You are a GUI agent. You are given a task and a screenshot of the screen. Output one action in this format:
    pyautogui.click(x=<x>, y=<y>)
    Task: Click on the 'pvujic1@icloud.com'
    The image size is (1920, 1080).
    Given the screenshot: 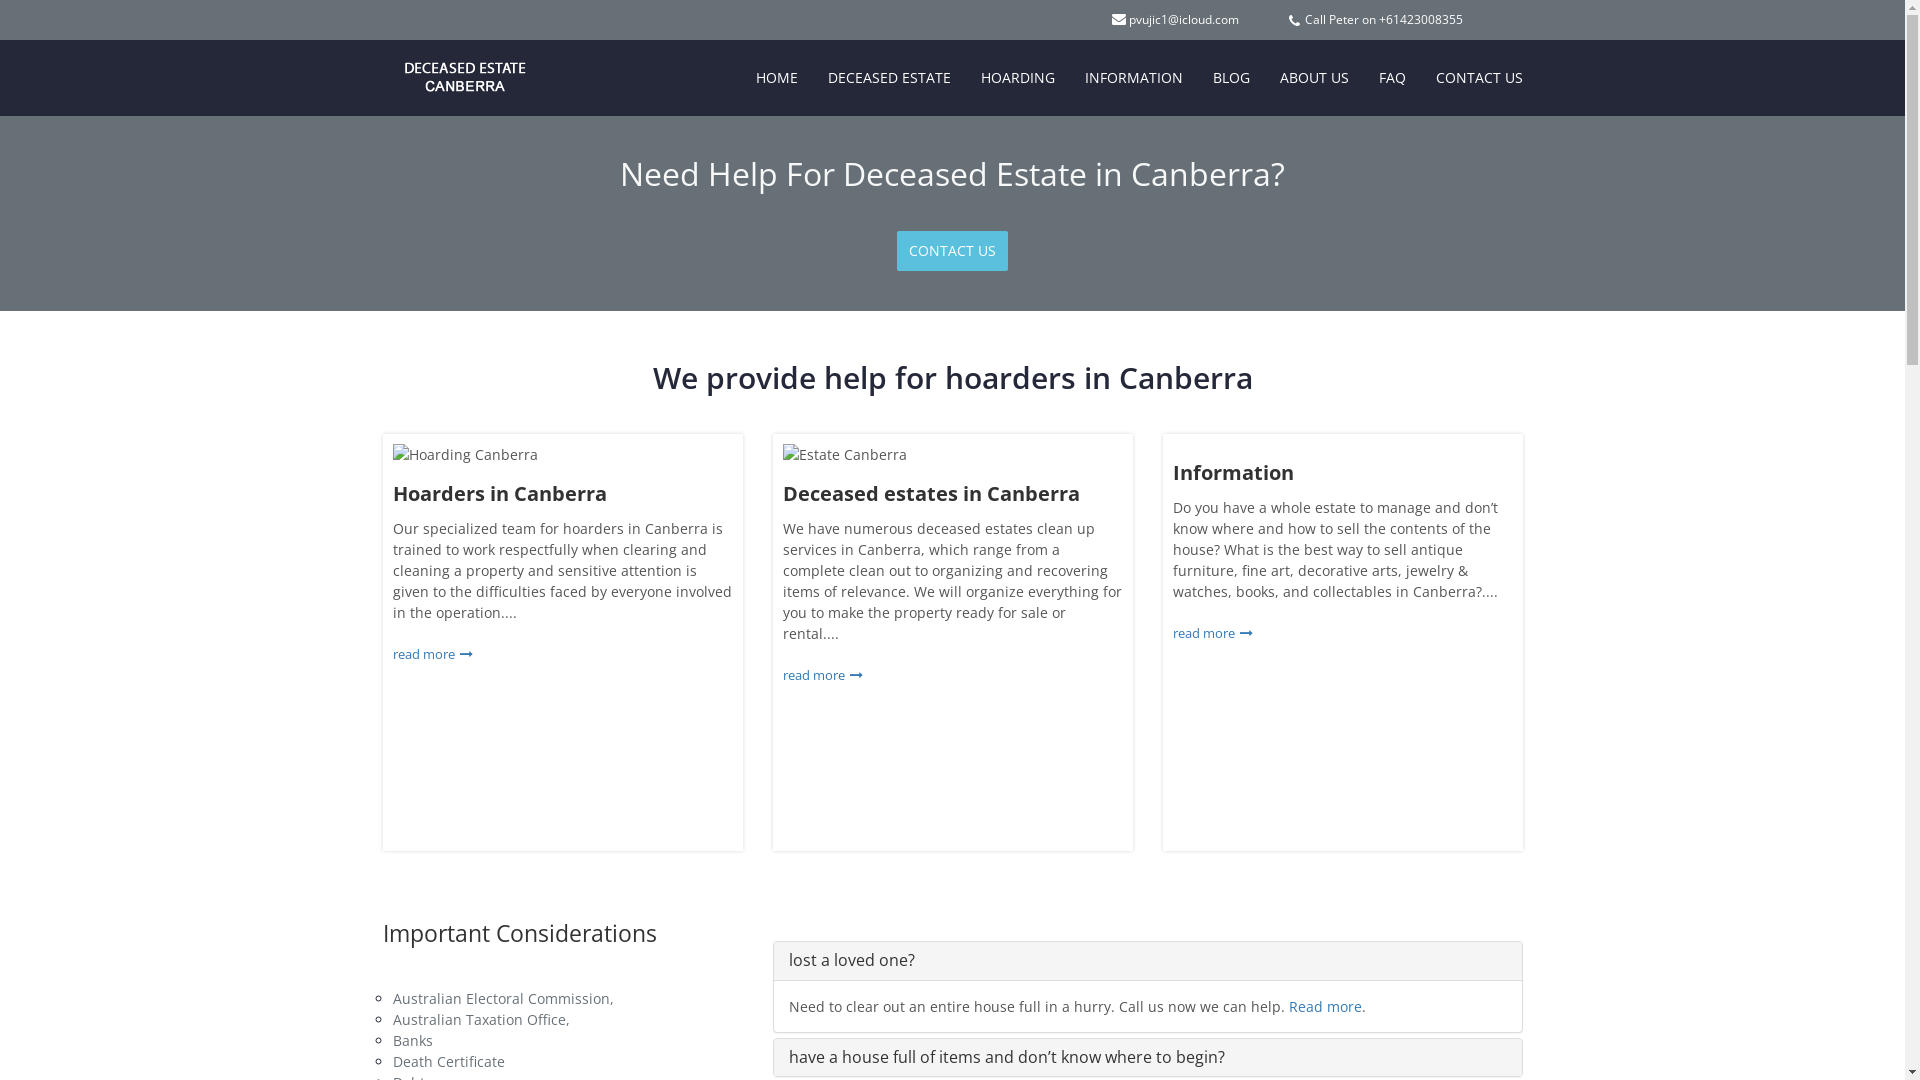 What is the action you would take?
    pyautogui.click(x=1182, y=19)
    